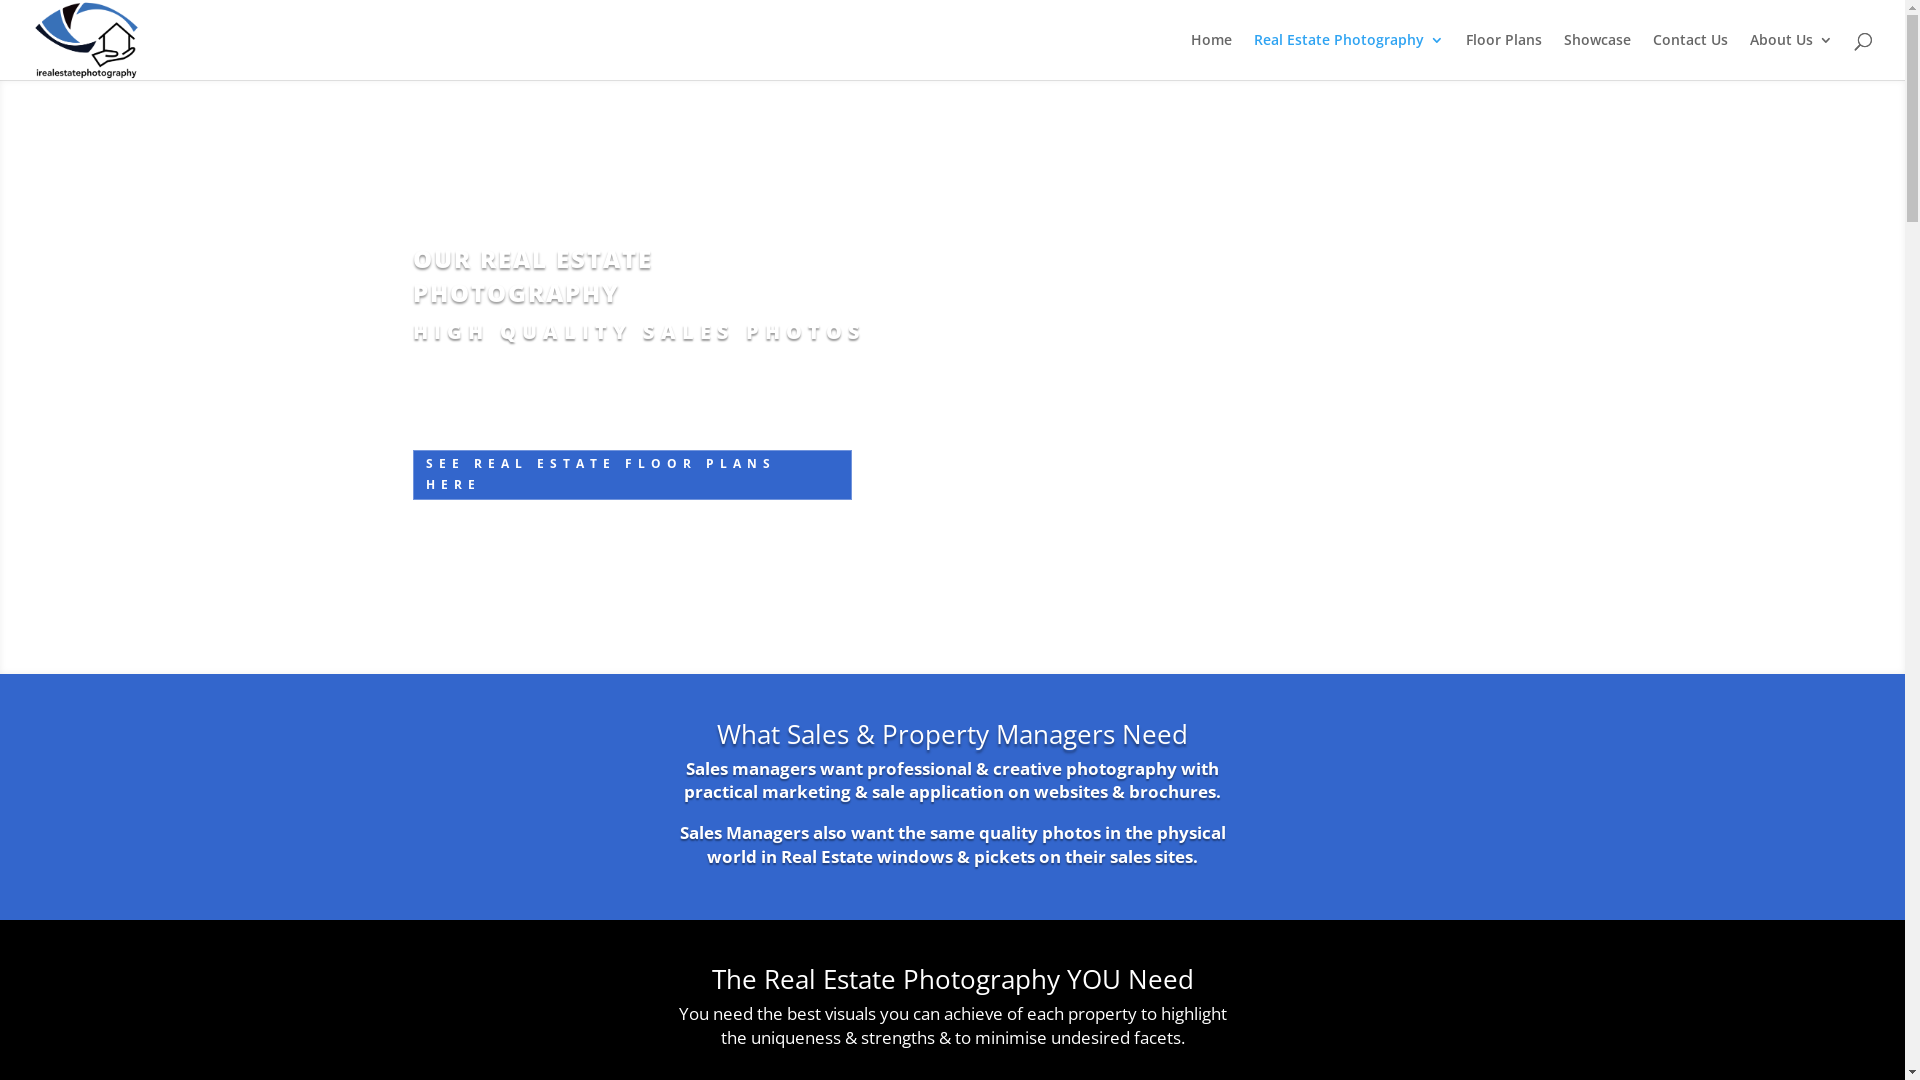 The image size is (1920, 1080). What do you see at coordinates (1563, 55) in the screenshot?
I see `'Showcase'` at bounding box center [1563, 55].